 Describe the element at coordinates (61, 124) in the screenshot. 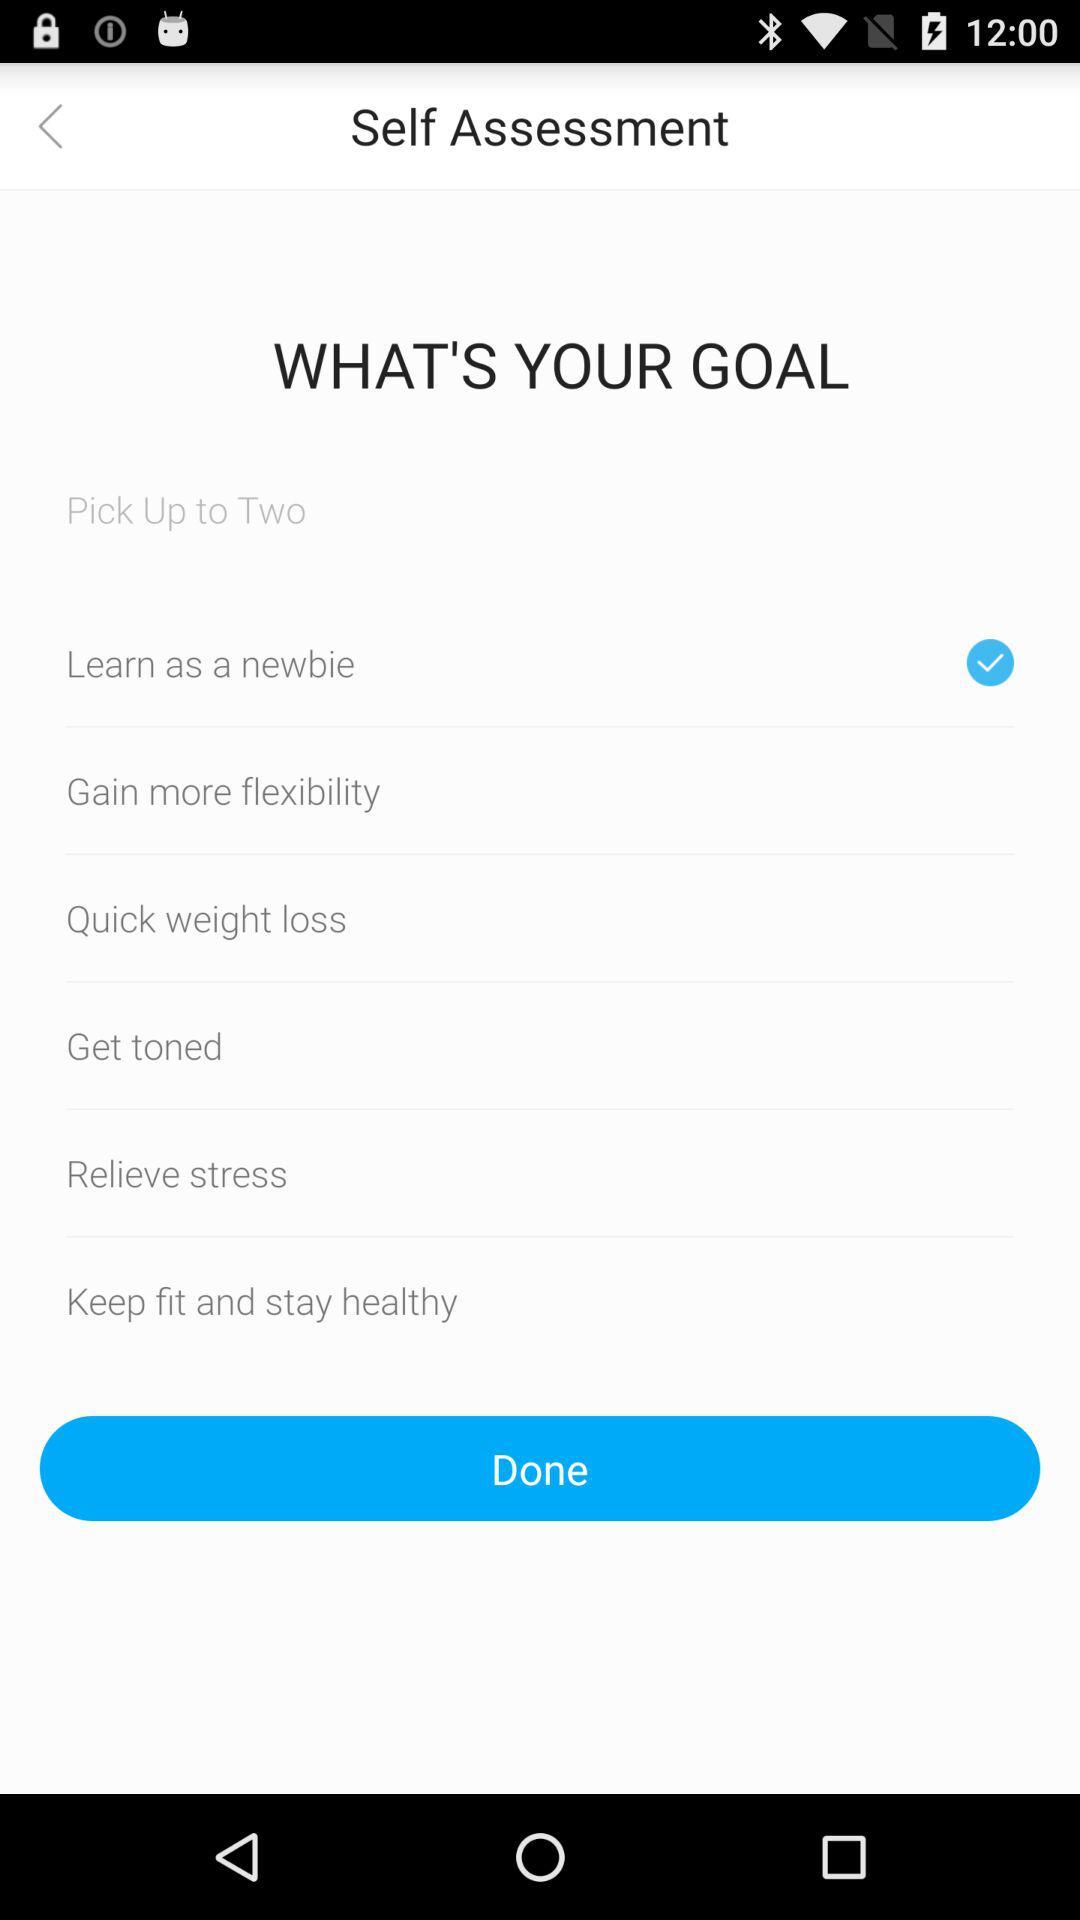

I see `go back` at that location.